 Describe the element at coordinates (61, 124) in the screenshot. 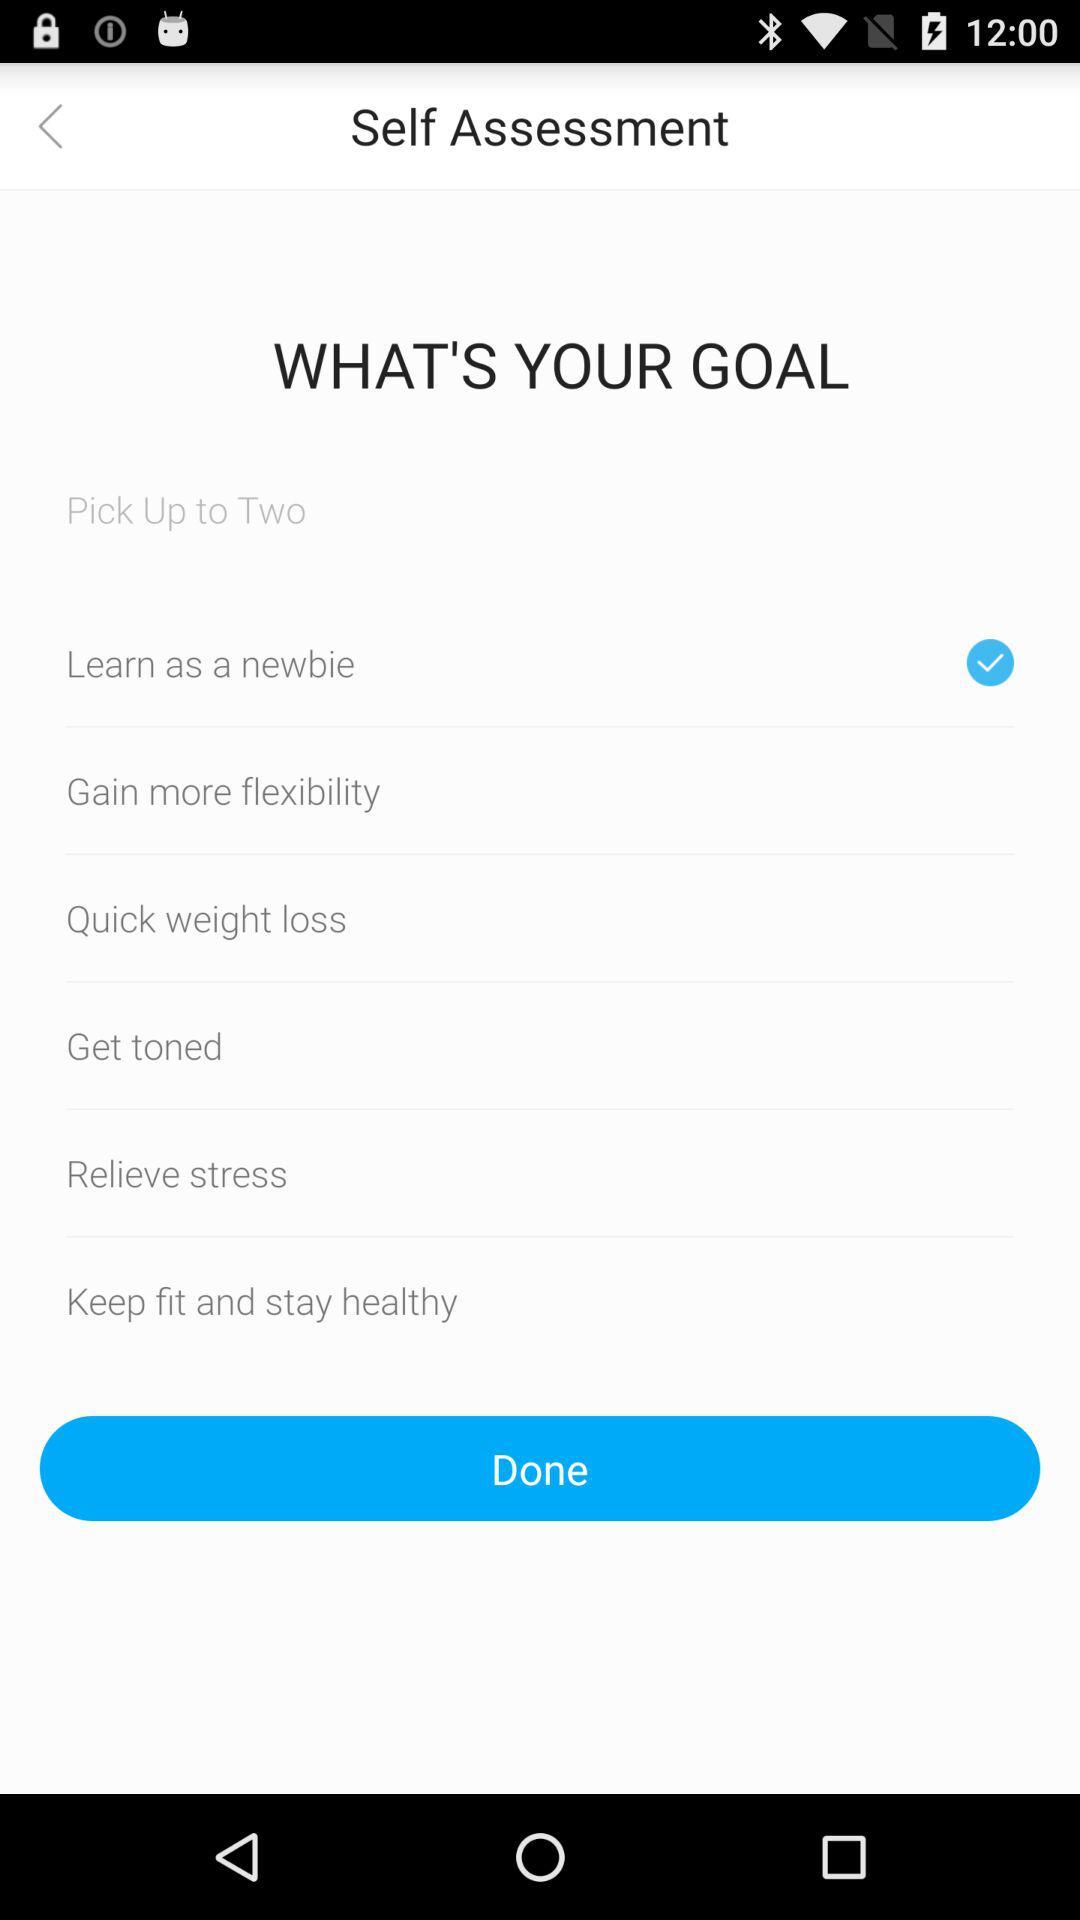

I see `go back` at that location.